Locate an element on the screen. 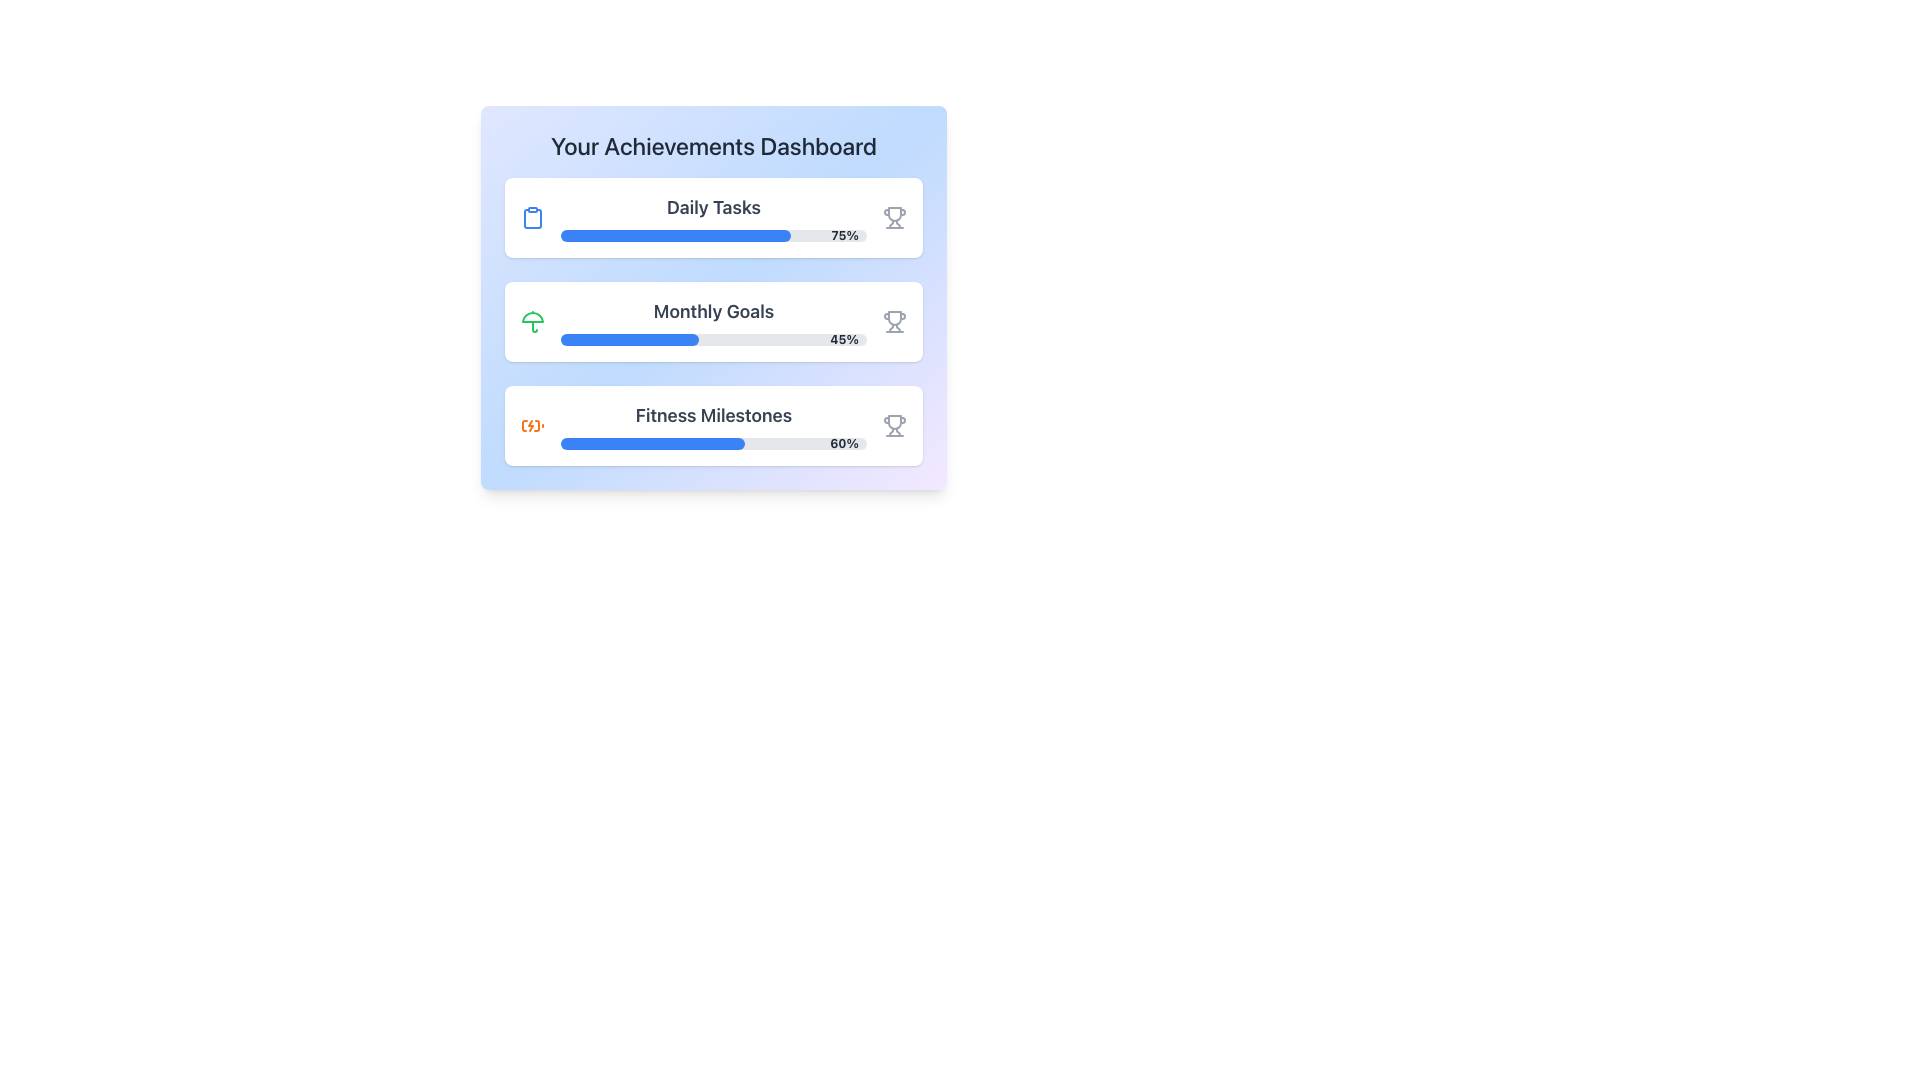  the umbrella stem icon representing 'Monthly Goals' located to the left of the 'Monthly Goals' text and above the progress bar is located at coordinates (534, 326).